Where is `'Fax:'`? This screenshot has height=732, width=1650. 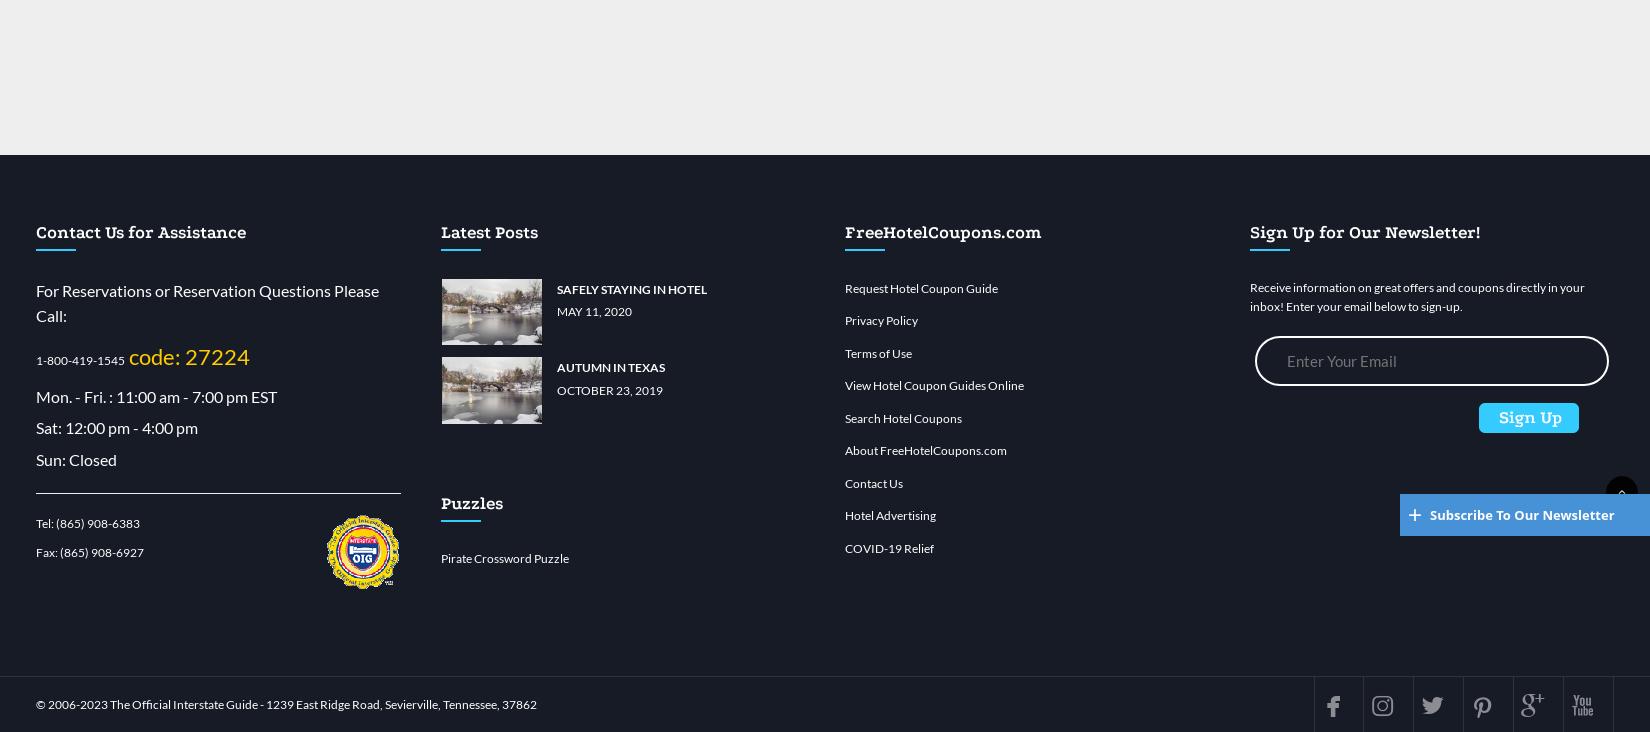 'Fax:' is located at coordinates (35, 550).